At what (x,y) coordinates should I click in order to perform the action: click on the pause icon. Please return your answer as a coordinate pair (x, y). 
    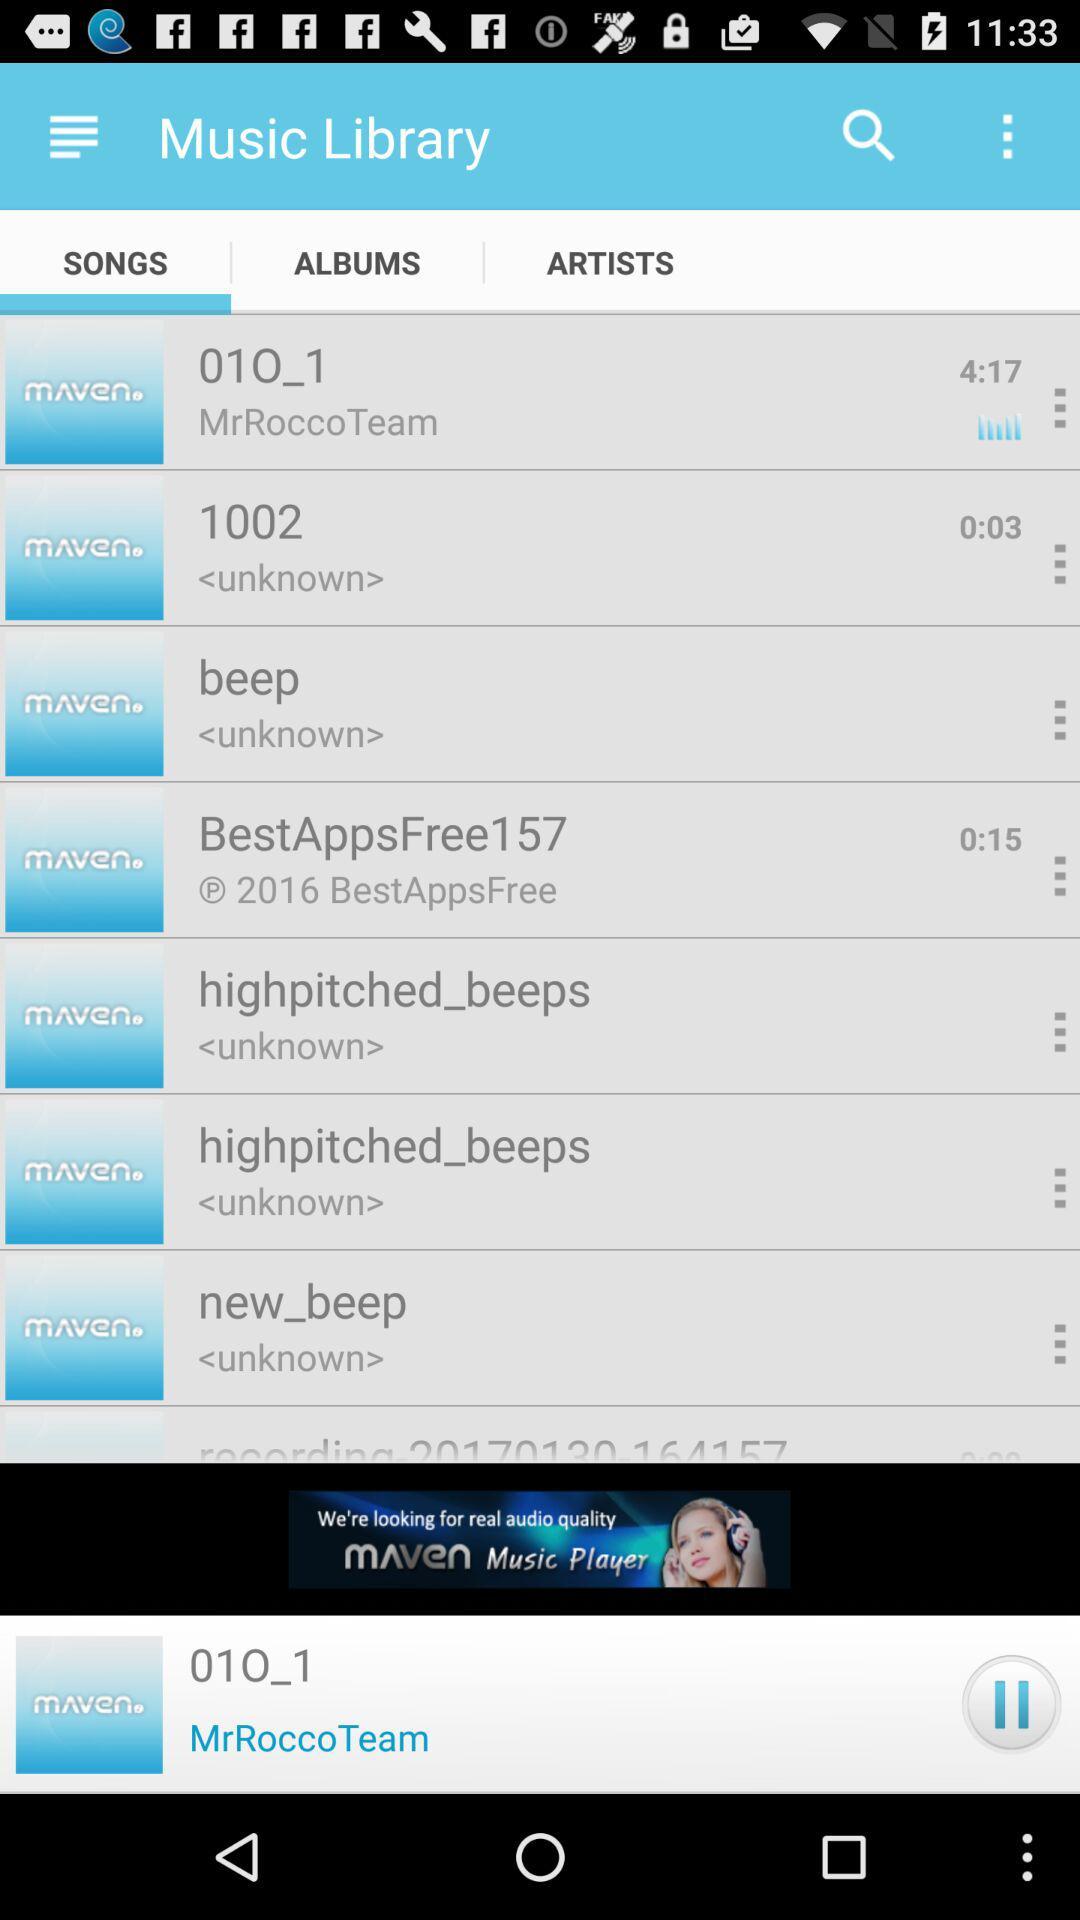
    Looking at the image, I should click on (1011, 1824).